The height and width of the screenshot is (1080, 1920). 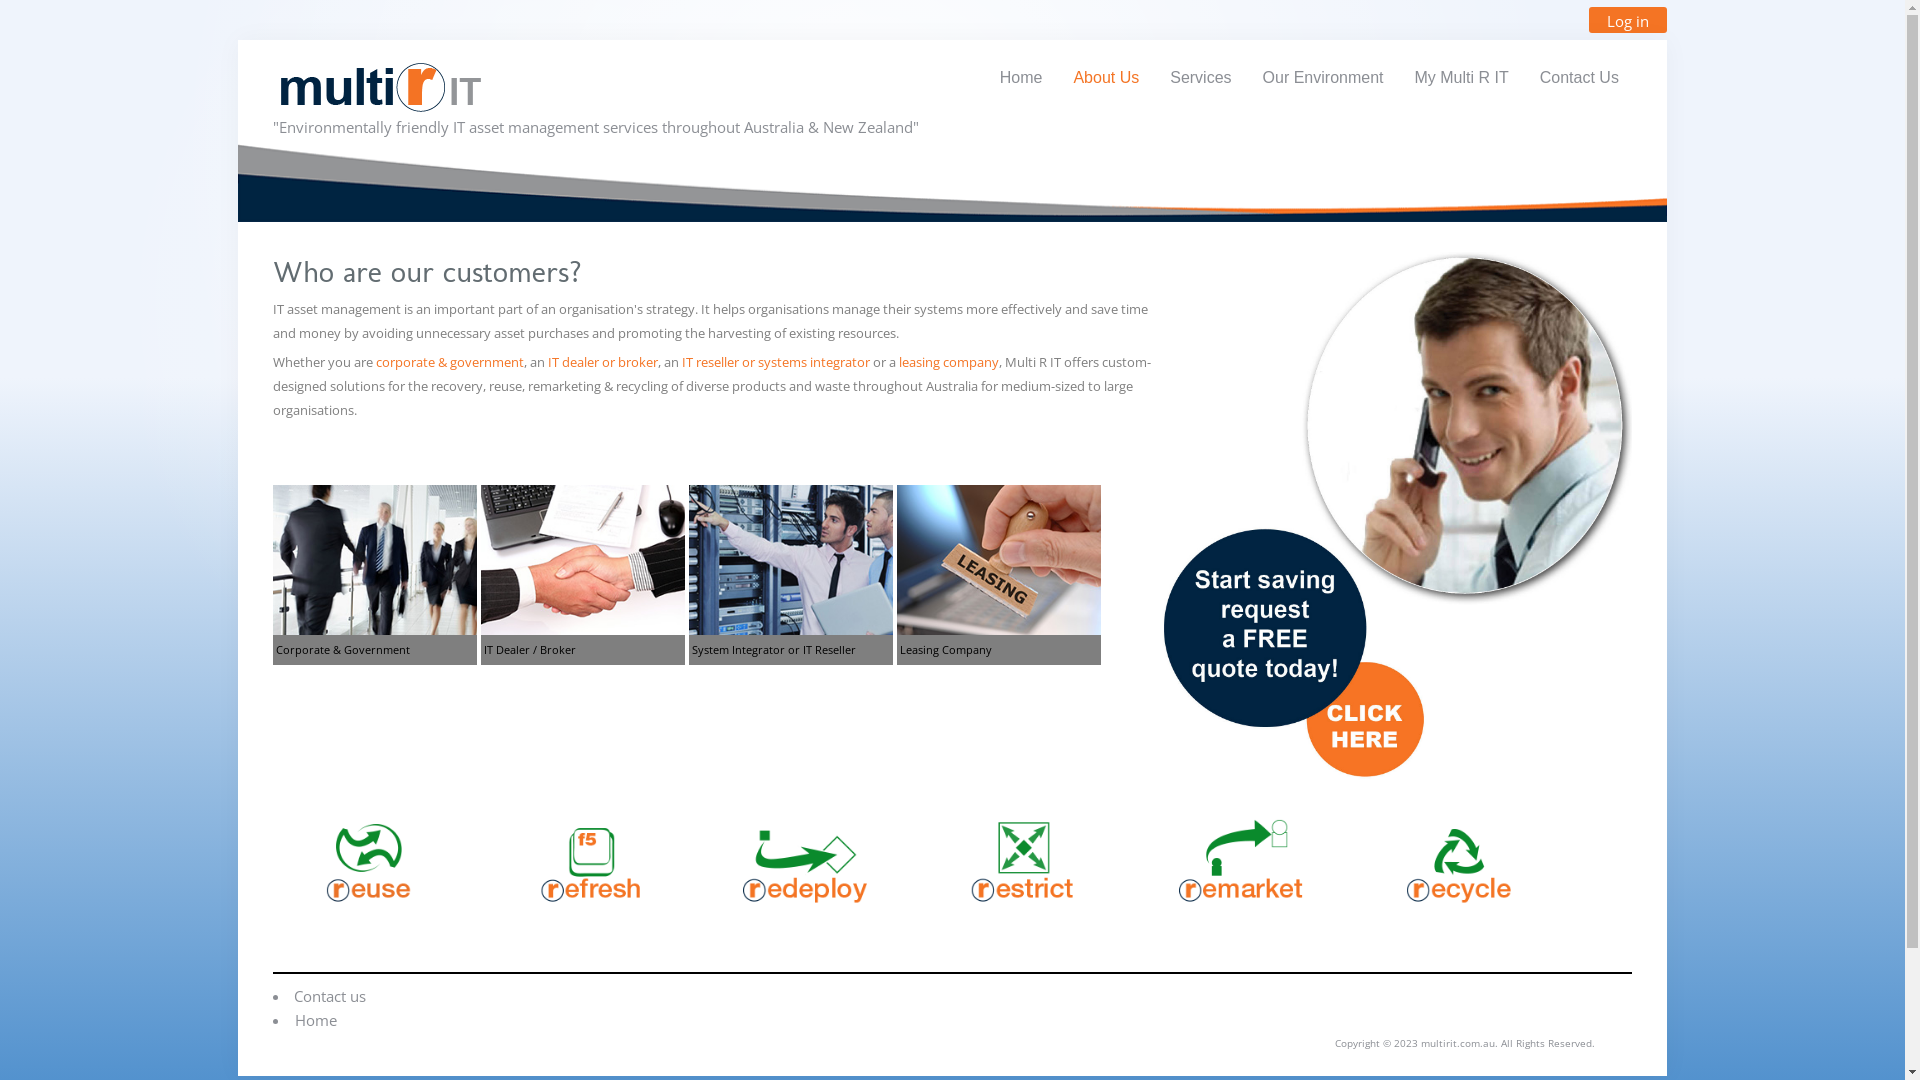 What do you see at coordinates (315, 1019) in the screenshot?
I see `'Home'` at bounding box center [315, 1019].